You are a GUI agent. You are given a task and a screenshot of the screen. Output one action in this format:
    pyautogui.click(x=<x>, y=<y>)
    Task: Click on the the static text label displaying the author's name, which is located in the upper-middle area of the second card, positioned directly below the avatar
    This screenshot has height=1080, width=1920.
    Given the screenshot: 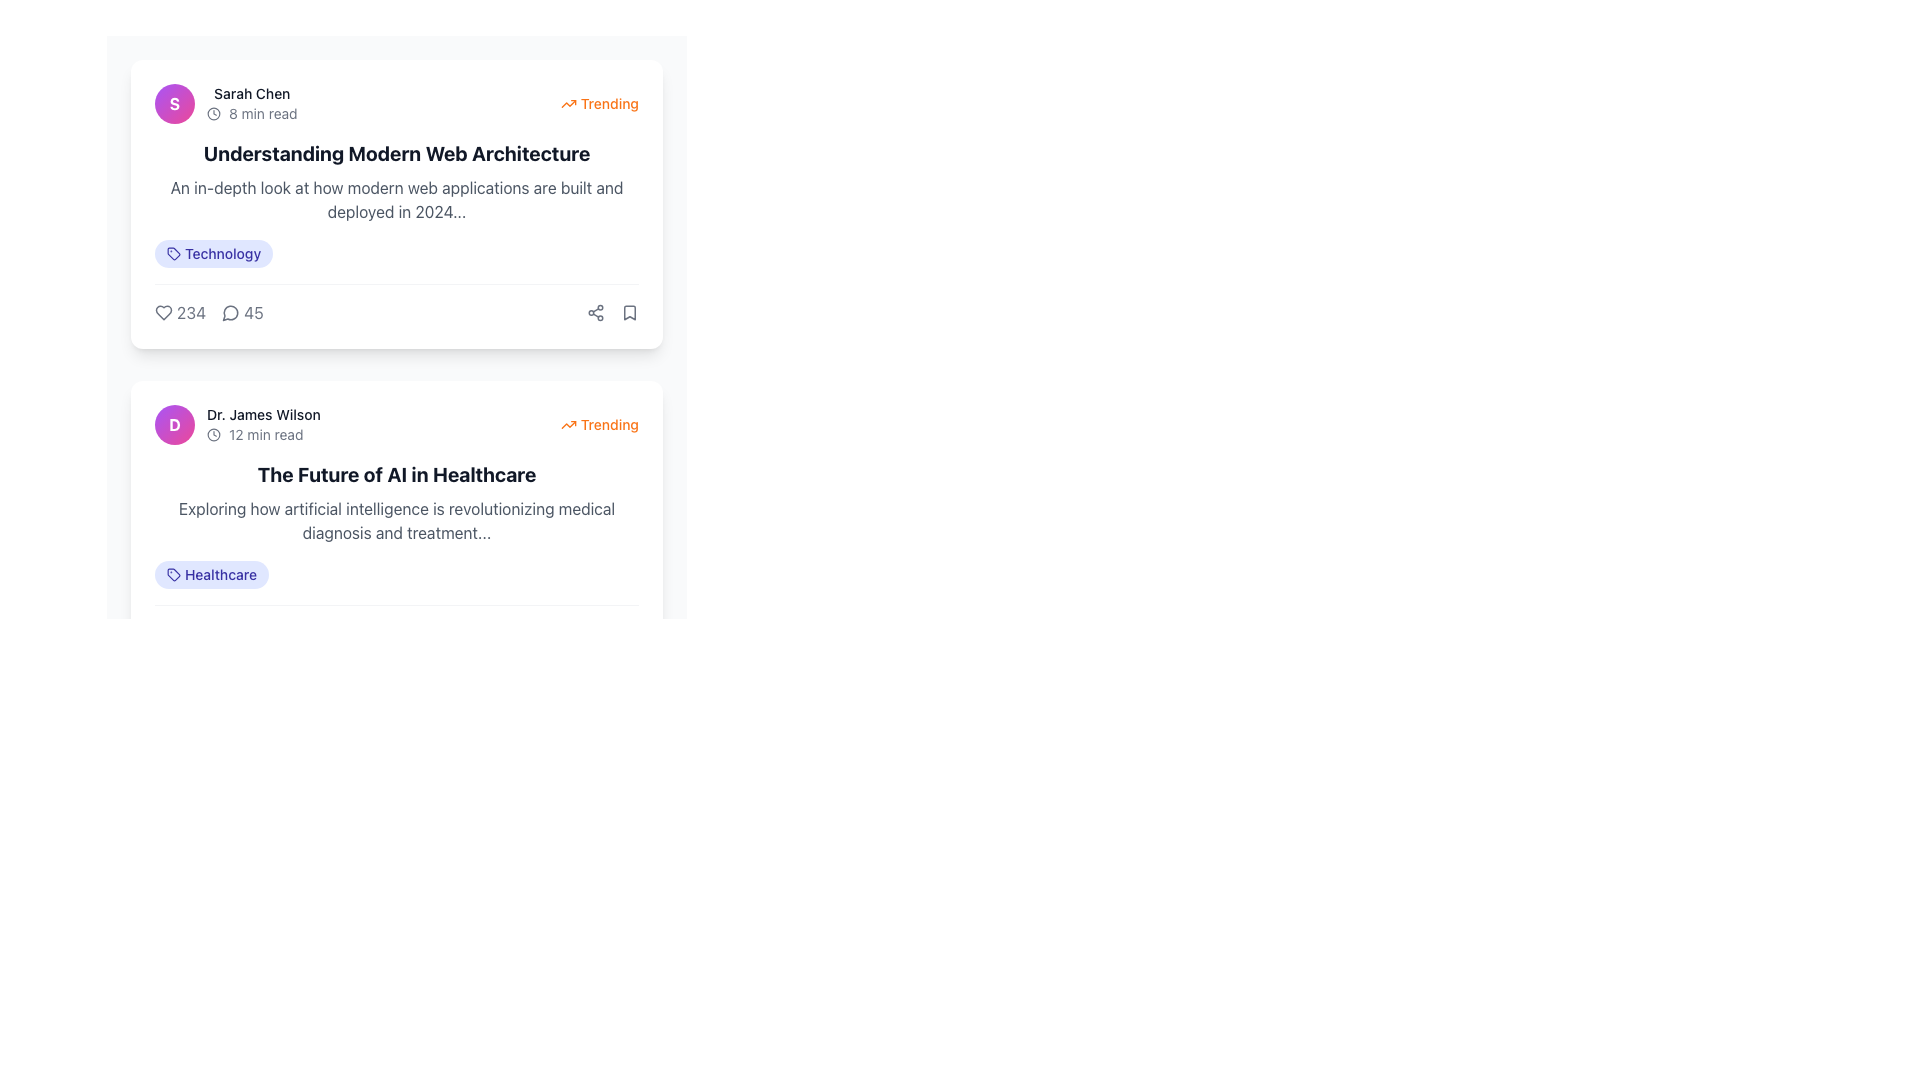 What is the action you would take?
    pyautogui.click(x=262, y=414)
    